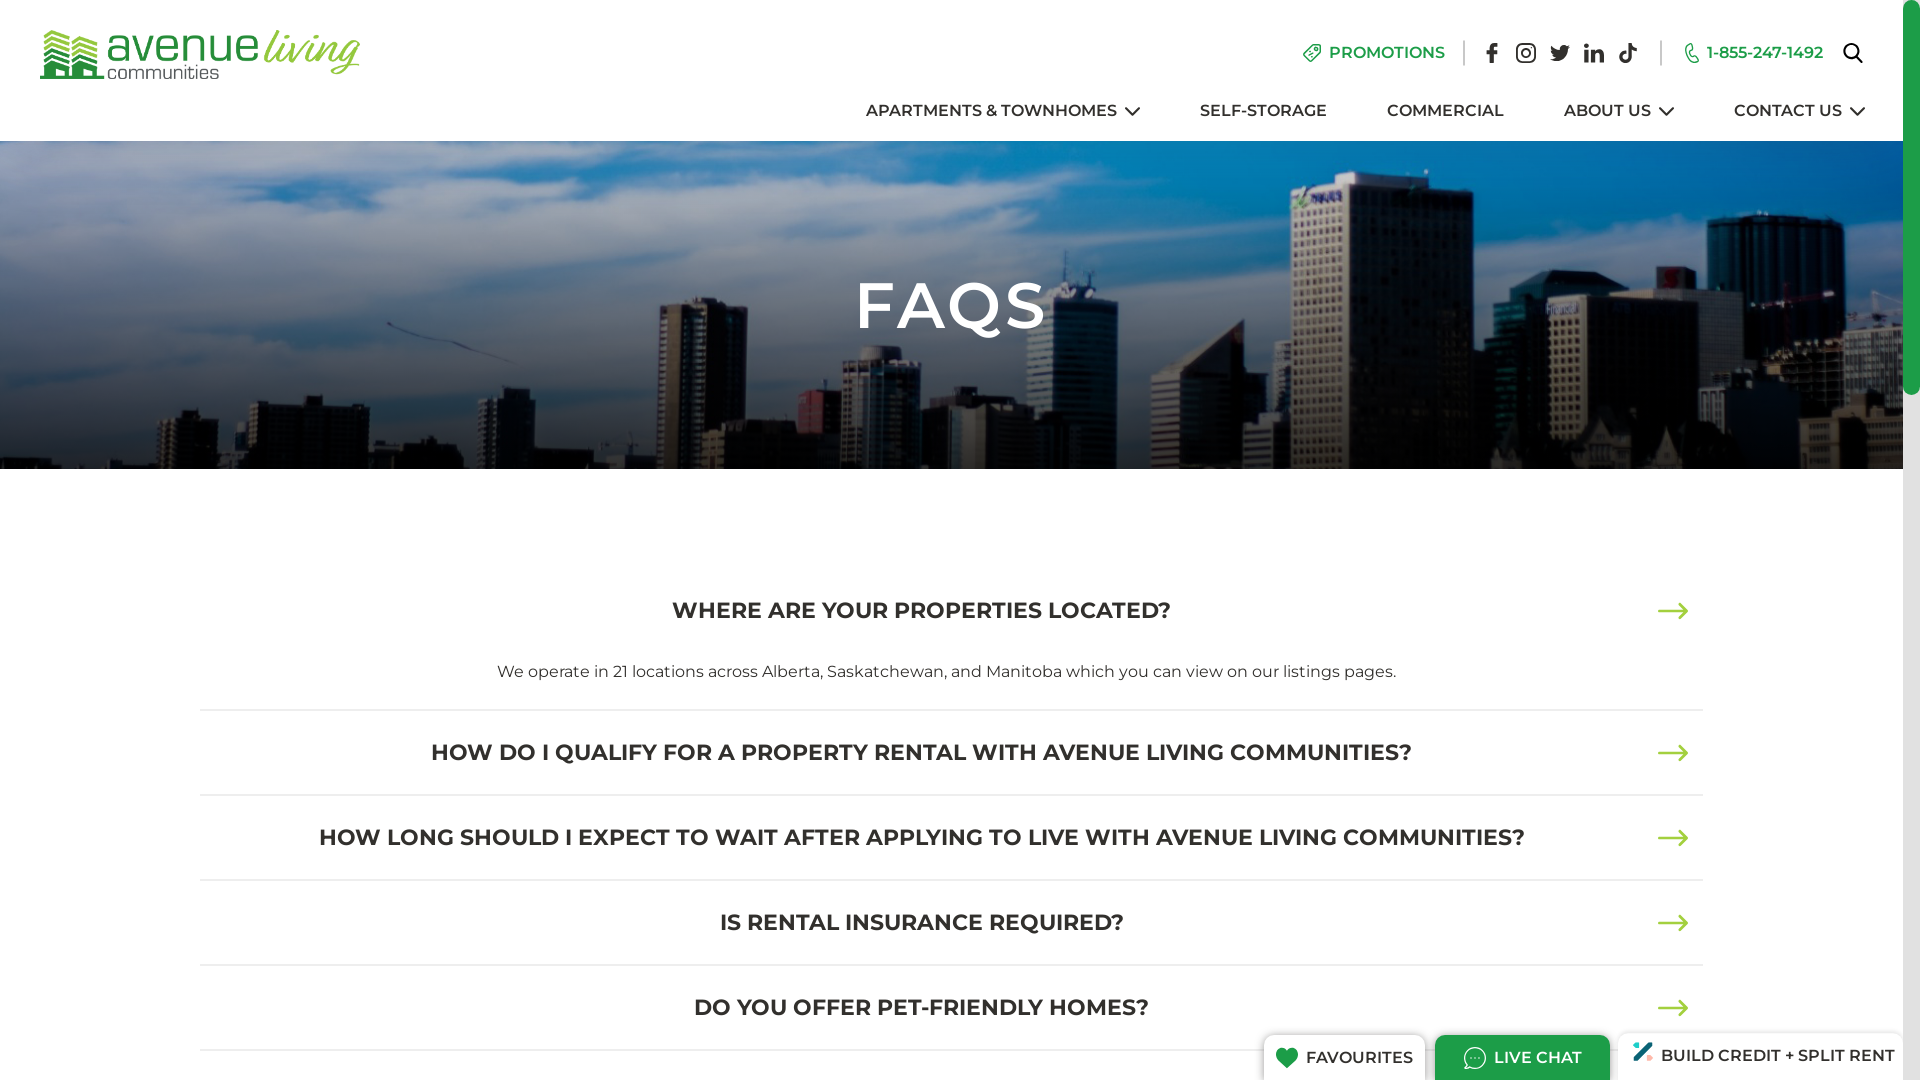 This screenshot has height=1080, width=1920. I want to click on 'PROMOTIONS', so click(1302, 52).